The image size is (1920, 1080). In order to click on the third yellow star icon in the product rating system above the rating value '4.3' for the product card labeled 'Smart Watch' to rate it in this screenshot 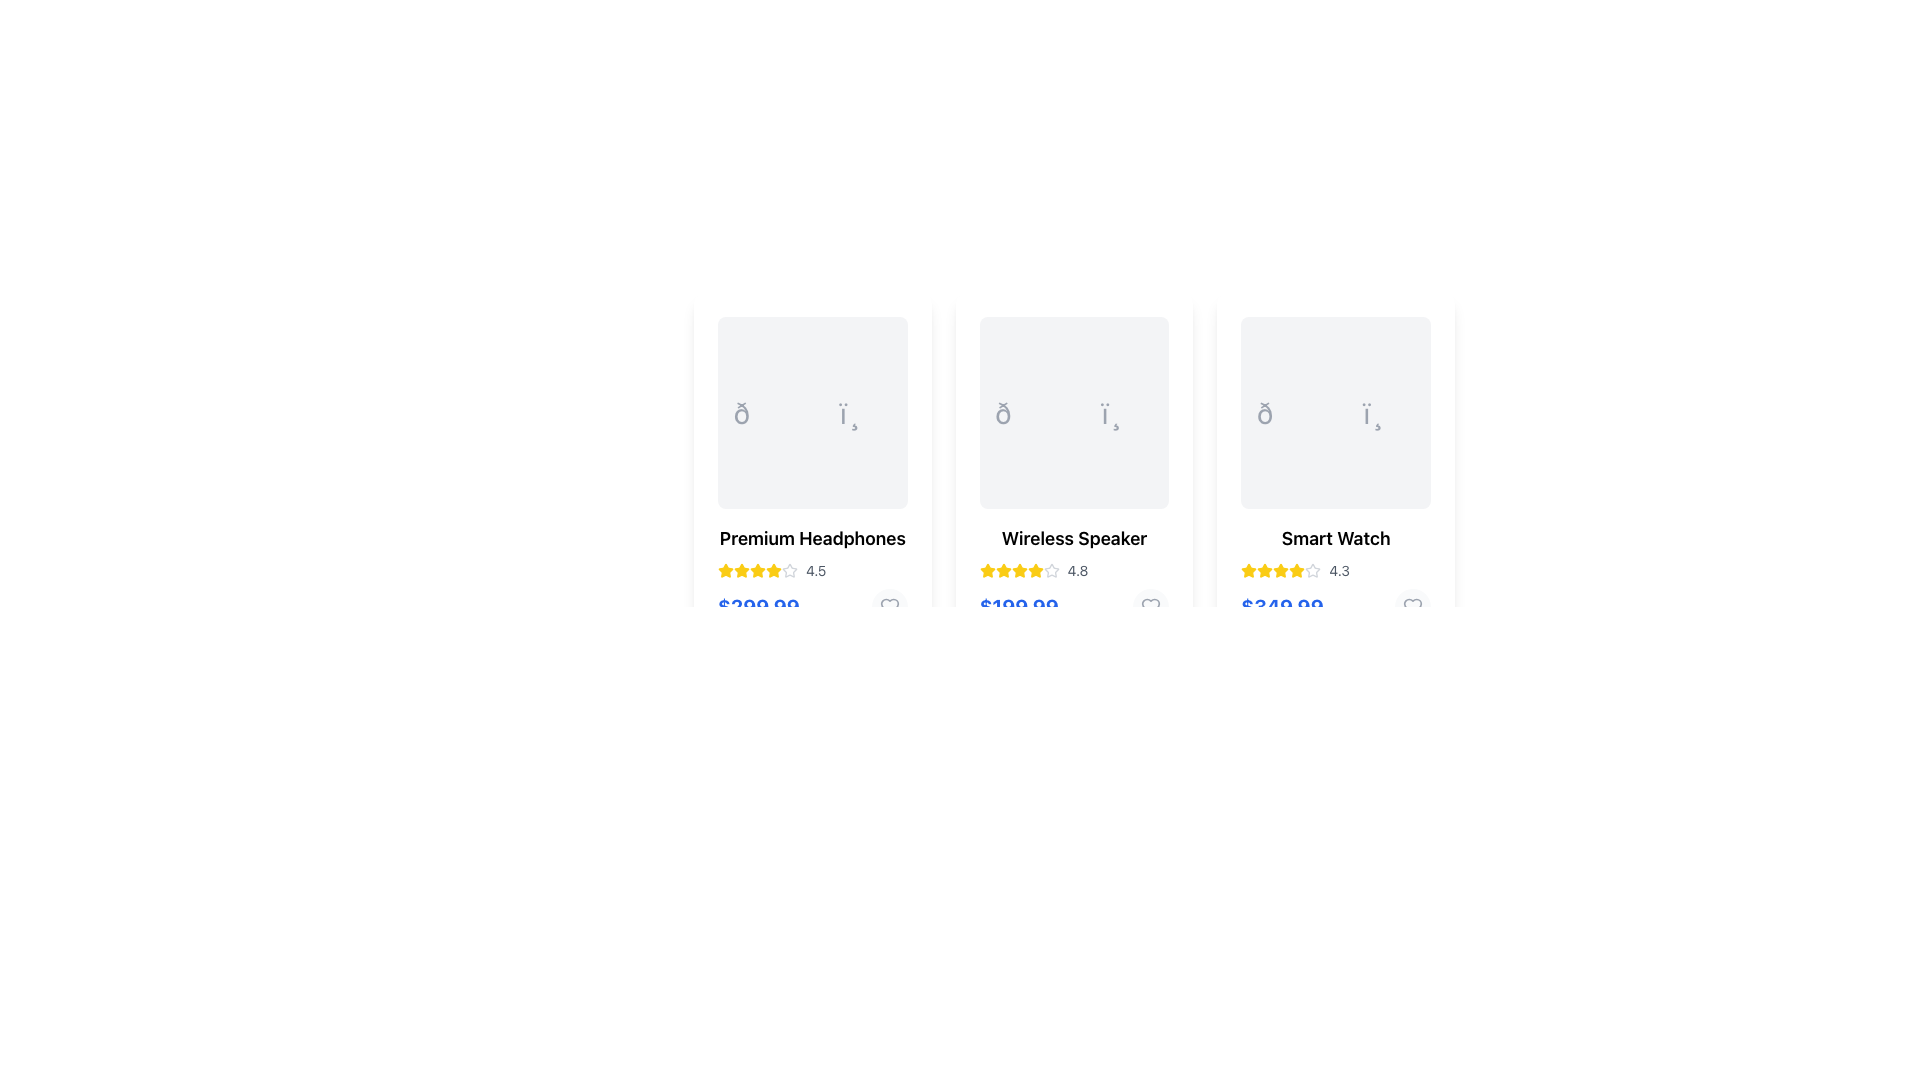, I will do `click(1264, 570)`.